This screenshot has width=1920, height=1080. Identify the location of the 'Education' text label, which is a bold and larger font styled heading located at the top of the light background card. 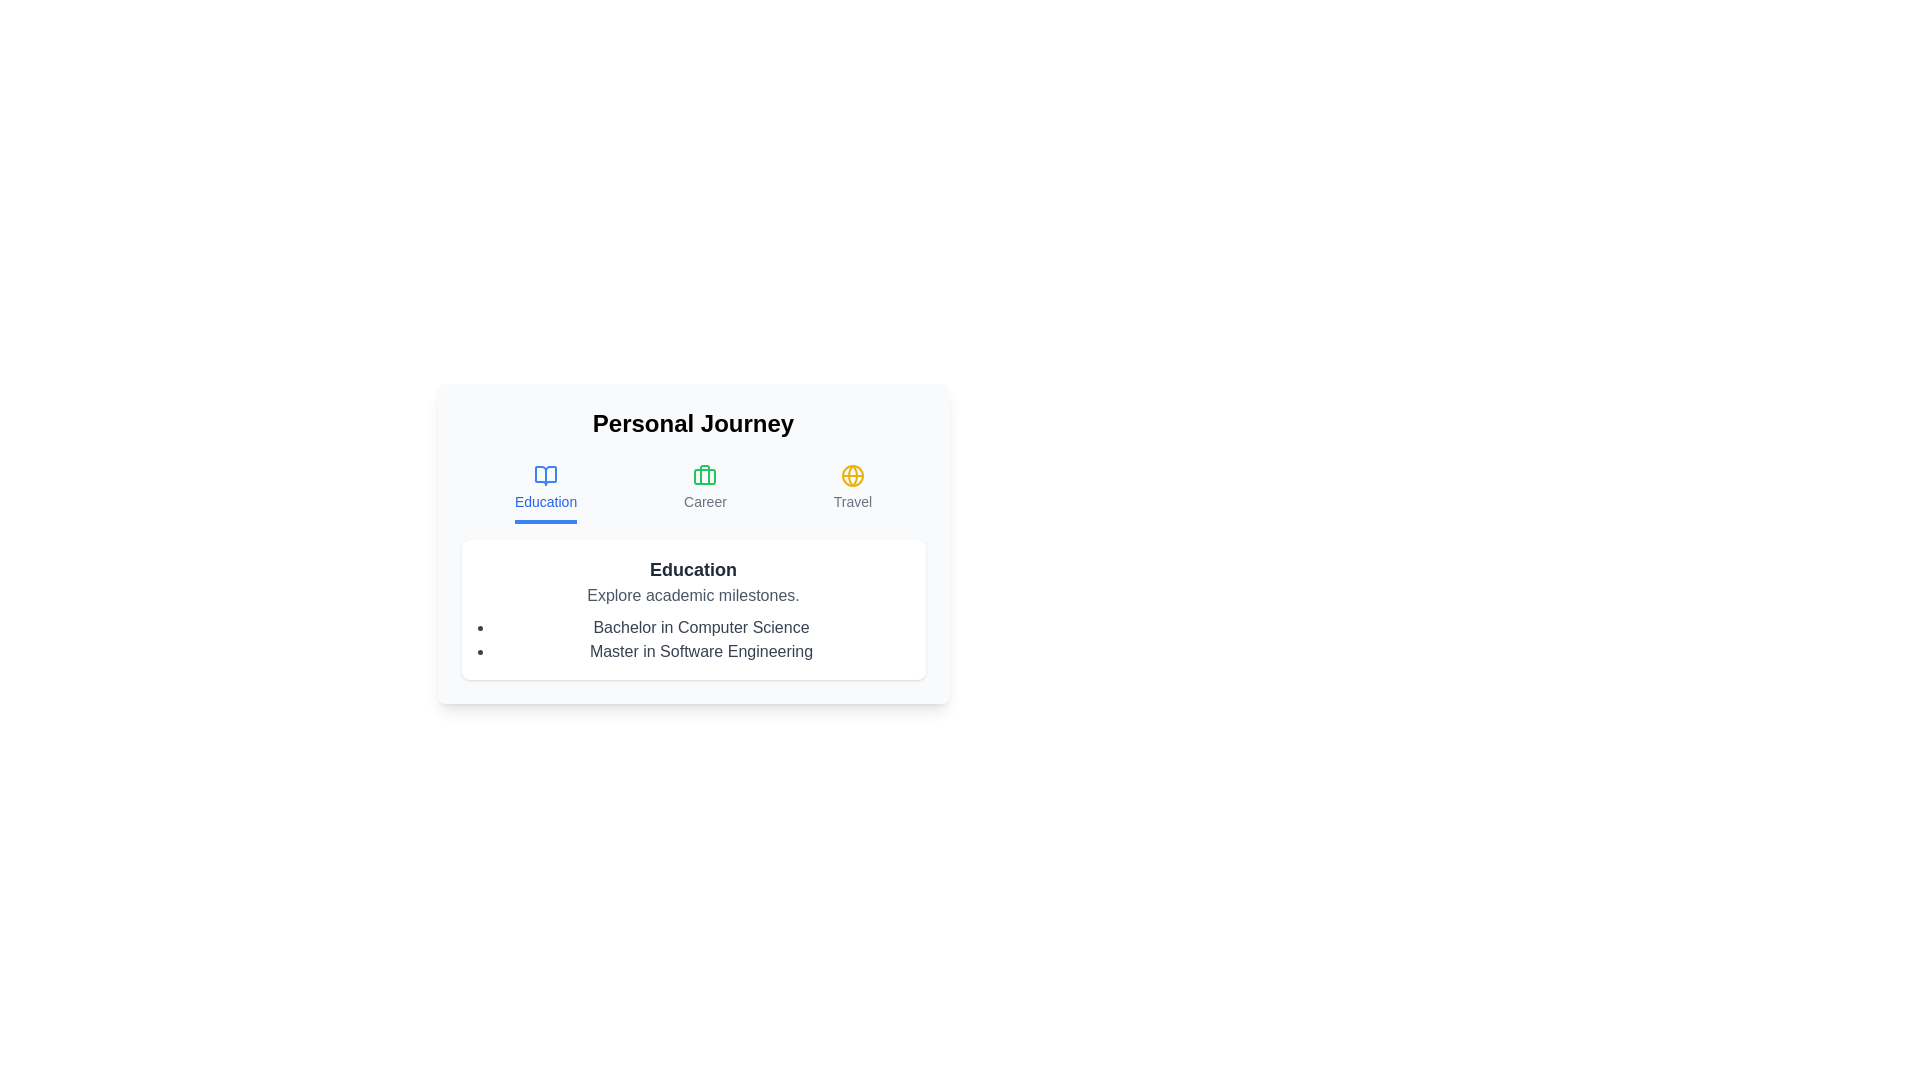
(693, 570).